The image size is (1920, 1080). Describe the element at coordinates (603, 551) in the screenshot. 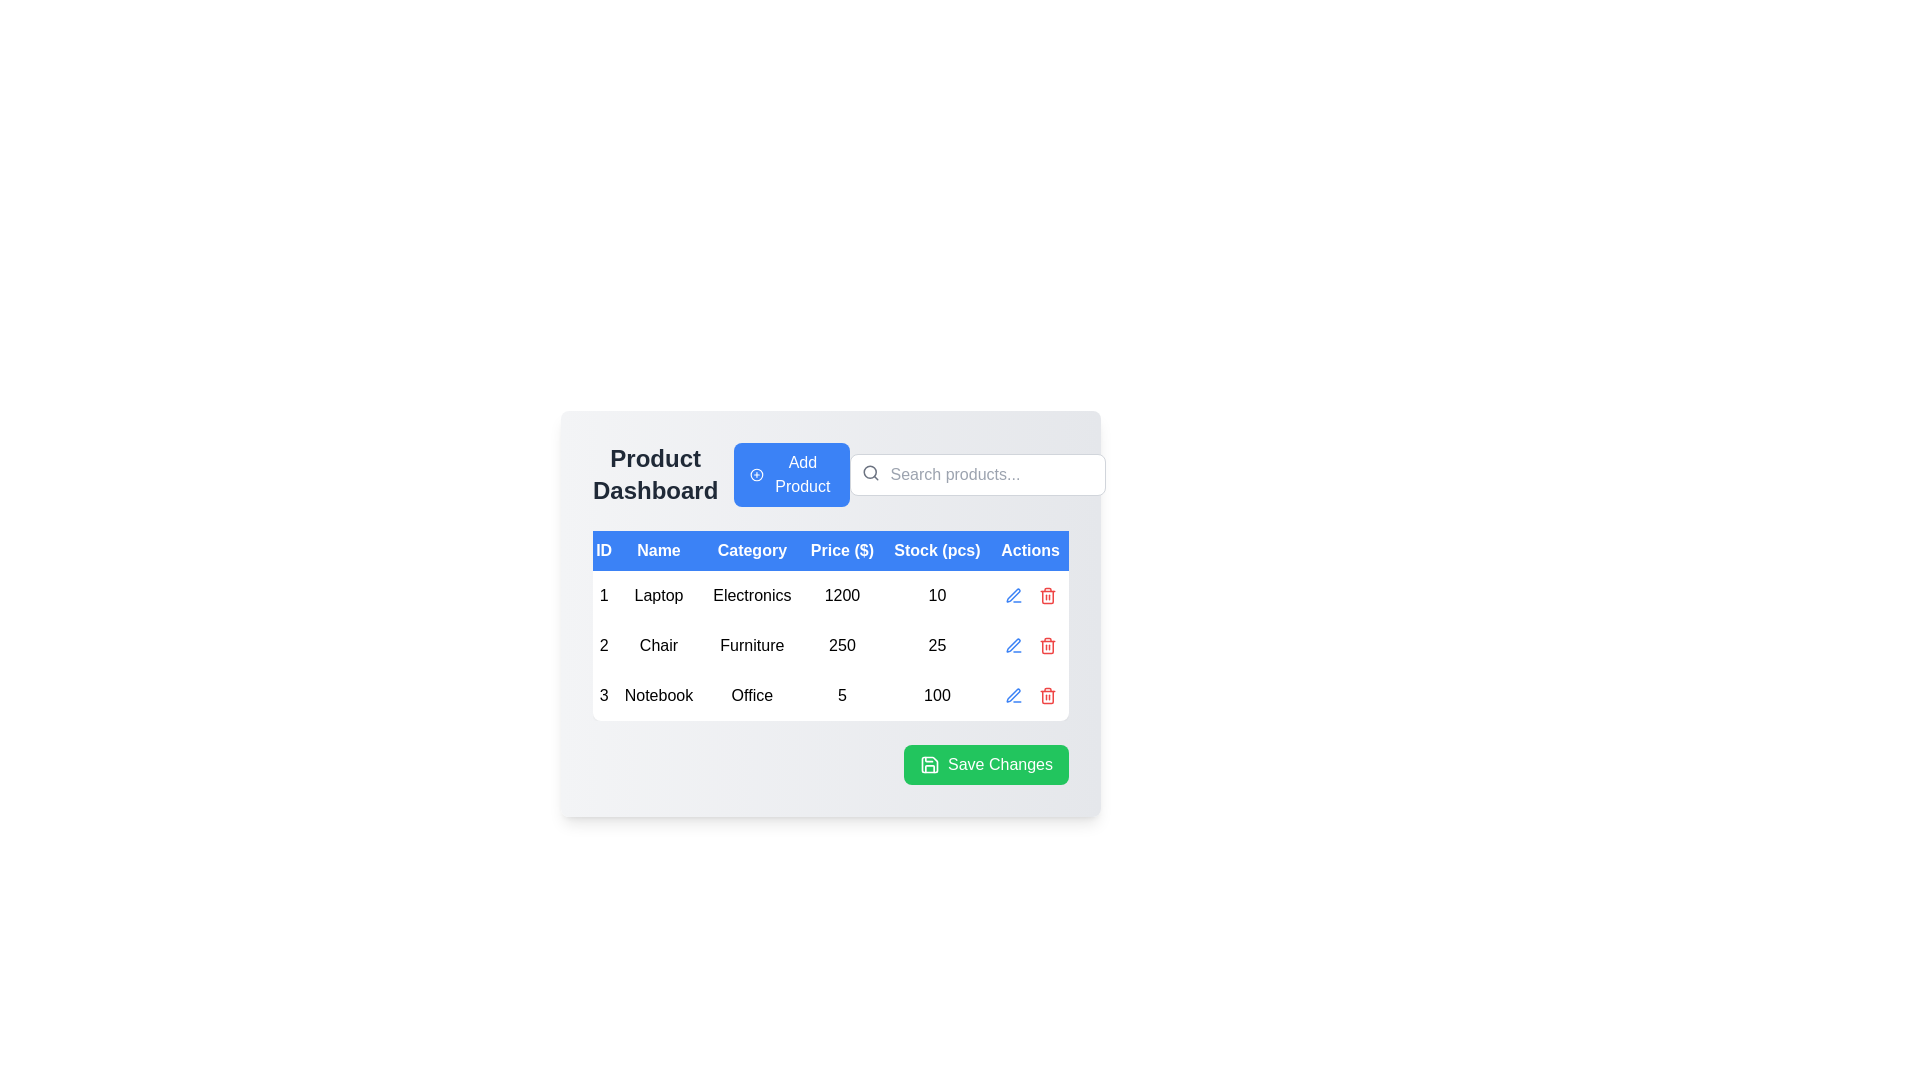

I see `the text label 'ID' located in the first header cell of the table, which features white text on a blue background` at that location.